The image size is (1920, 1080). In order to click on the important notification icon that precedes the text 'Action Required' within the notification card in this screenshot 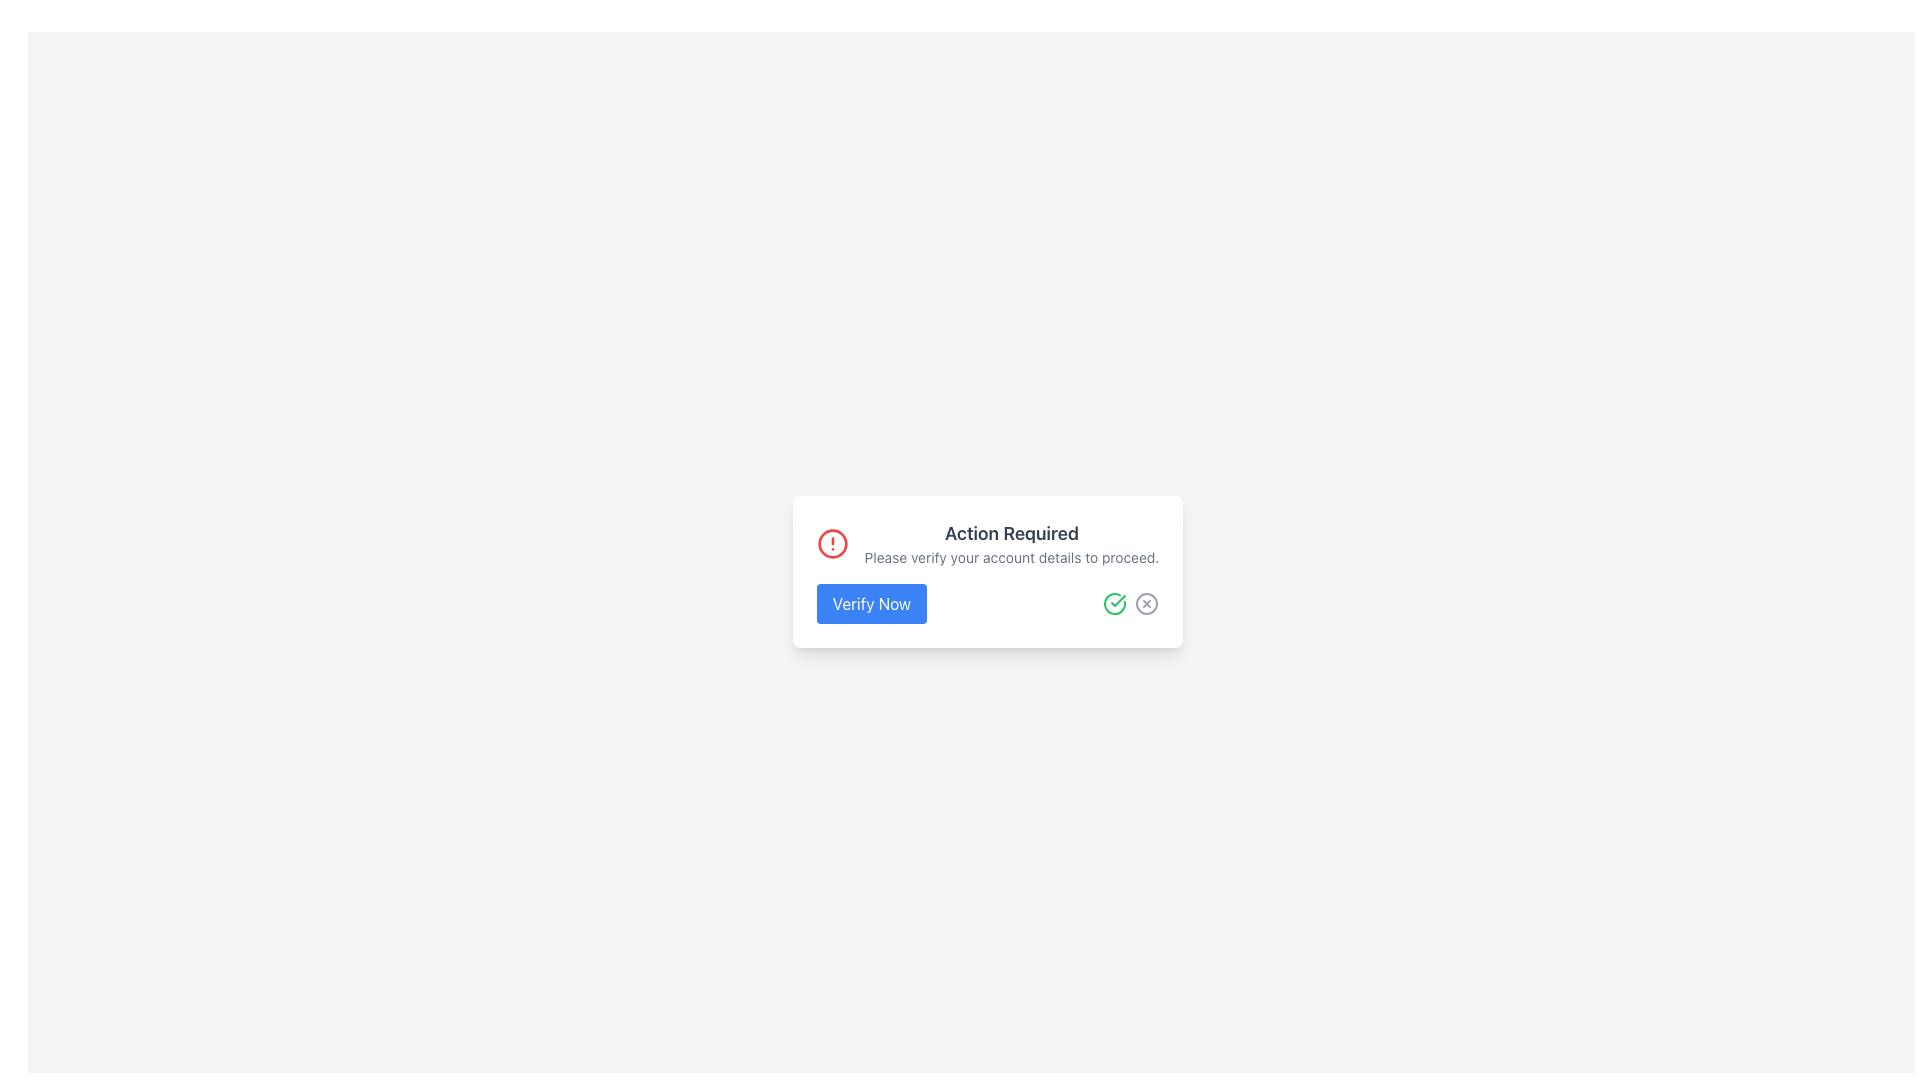, I will do `click(832, 543)`.